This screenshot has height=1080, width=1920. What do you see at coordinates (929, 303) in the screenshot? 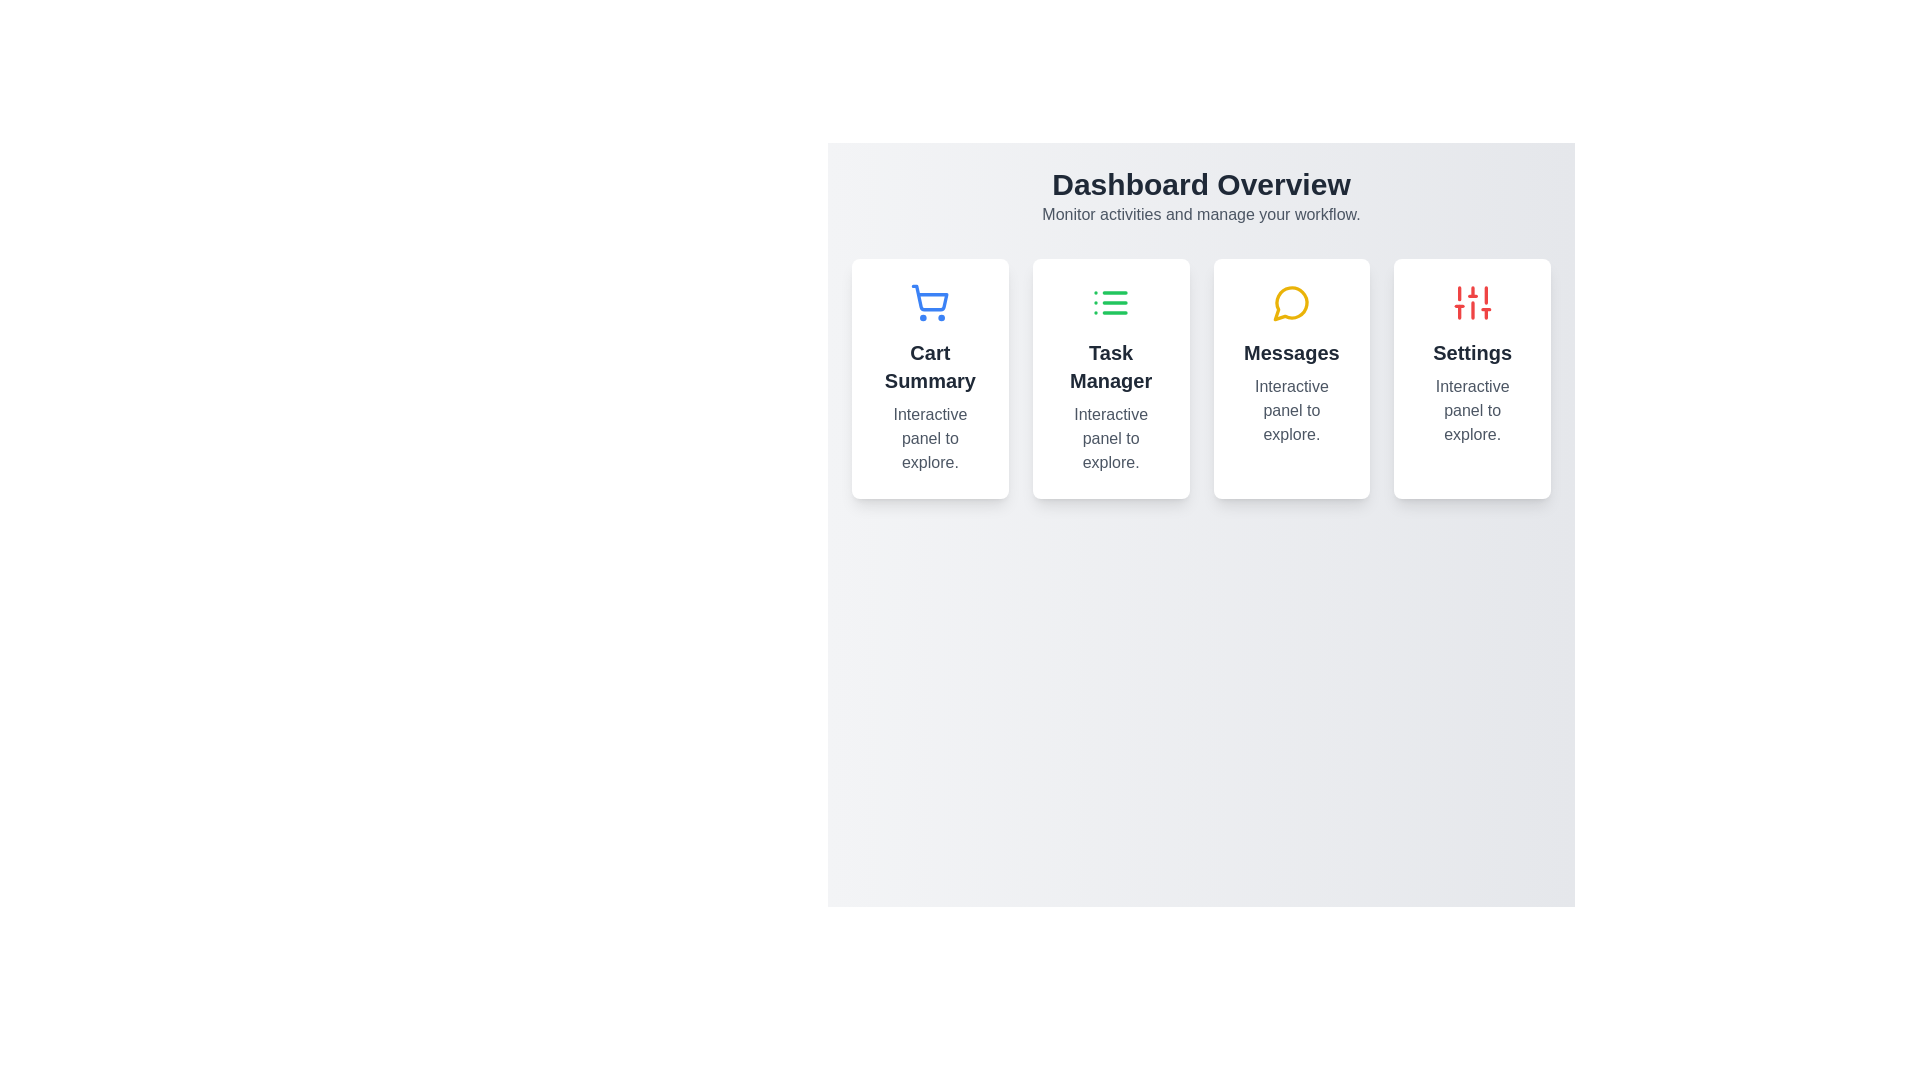
I see `the SVG icon representing the 'Cart Summary' section, which is positioned at the top of the first card in the interface` at bounding box center [929, 303].